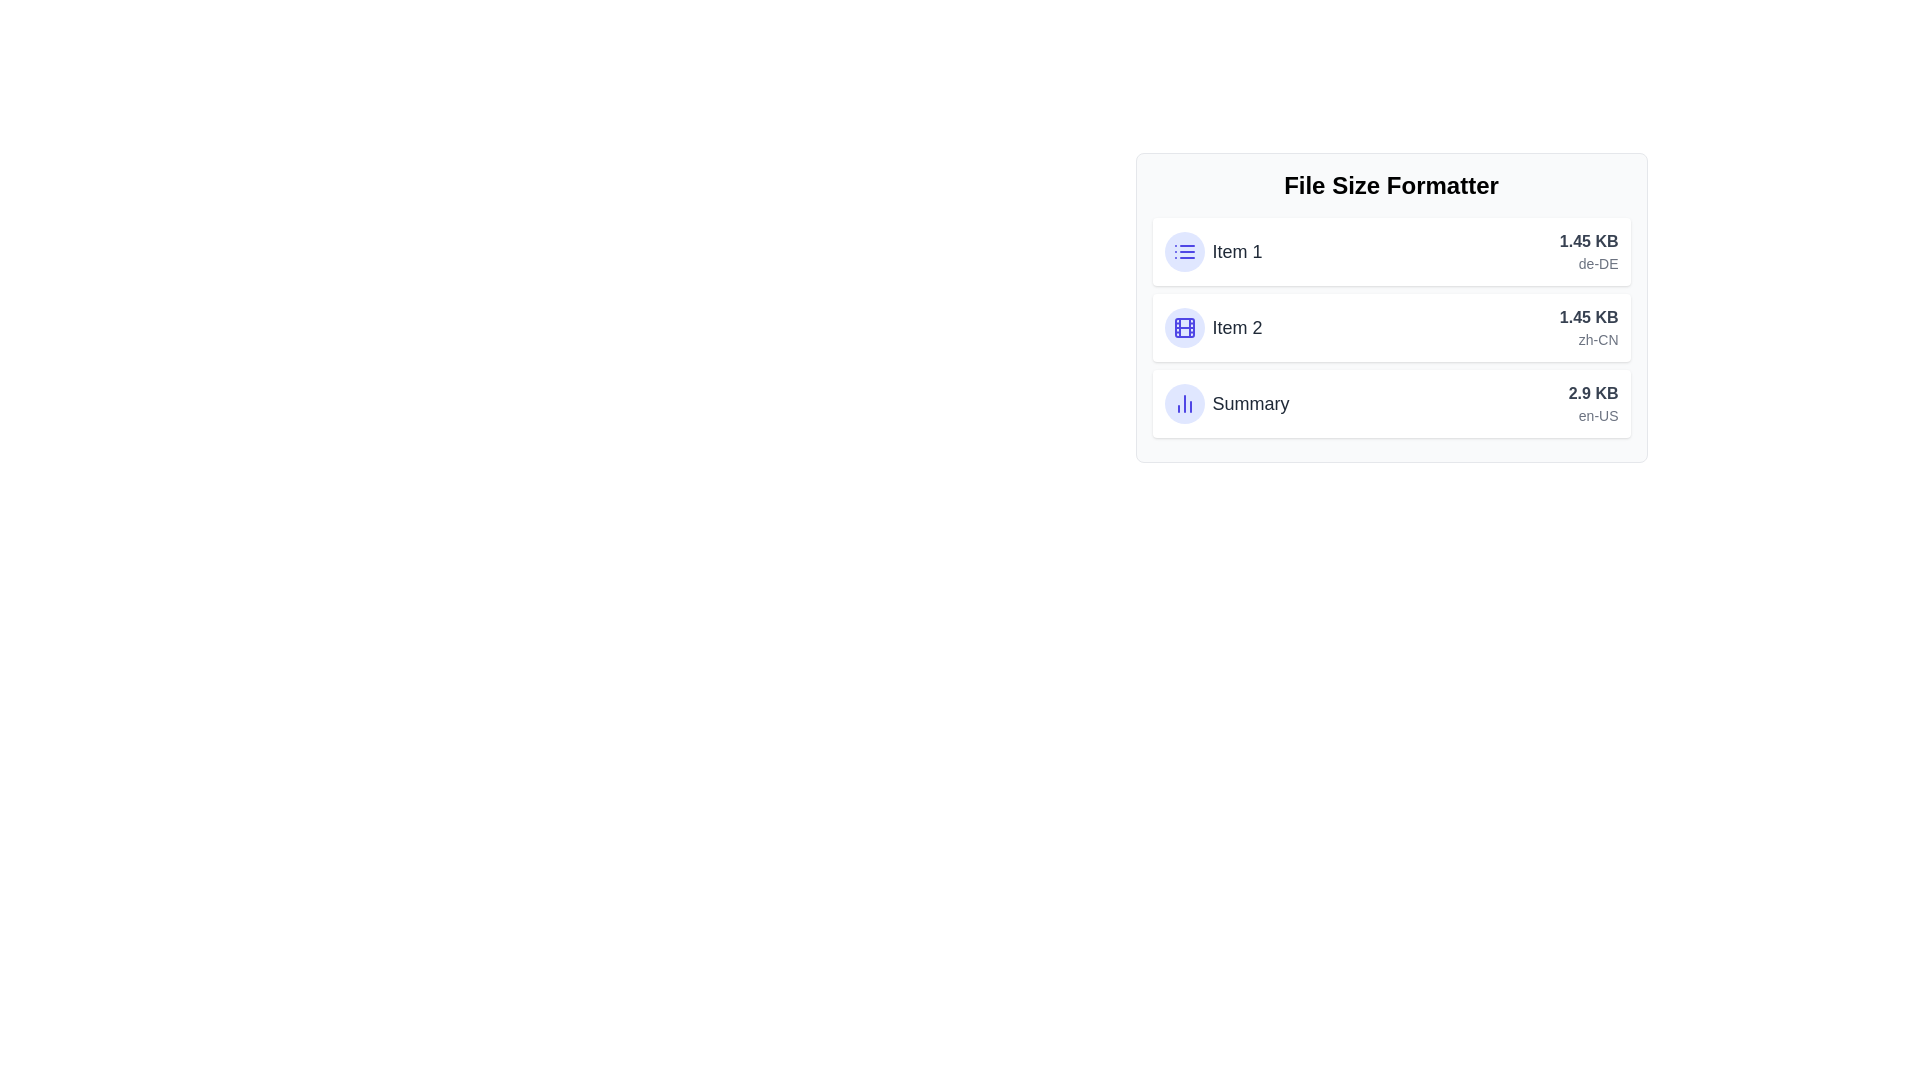 Image resolution: width=1920 pixels, height=1080 pixels. Describe the element at coordinates (1212, 250) in the screenshot. I see `the first row containing the icon resembling a list and the label 'Item 1' under the heading 'File Size Formatter'` at that location.